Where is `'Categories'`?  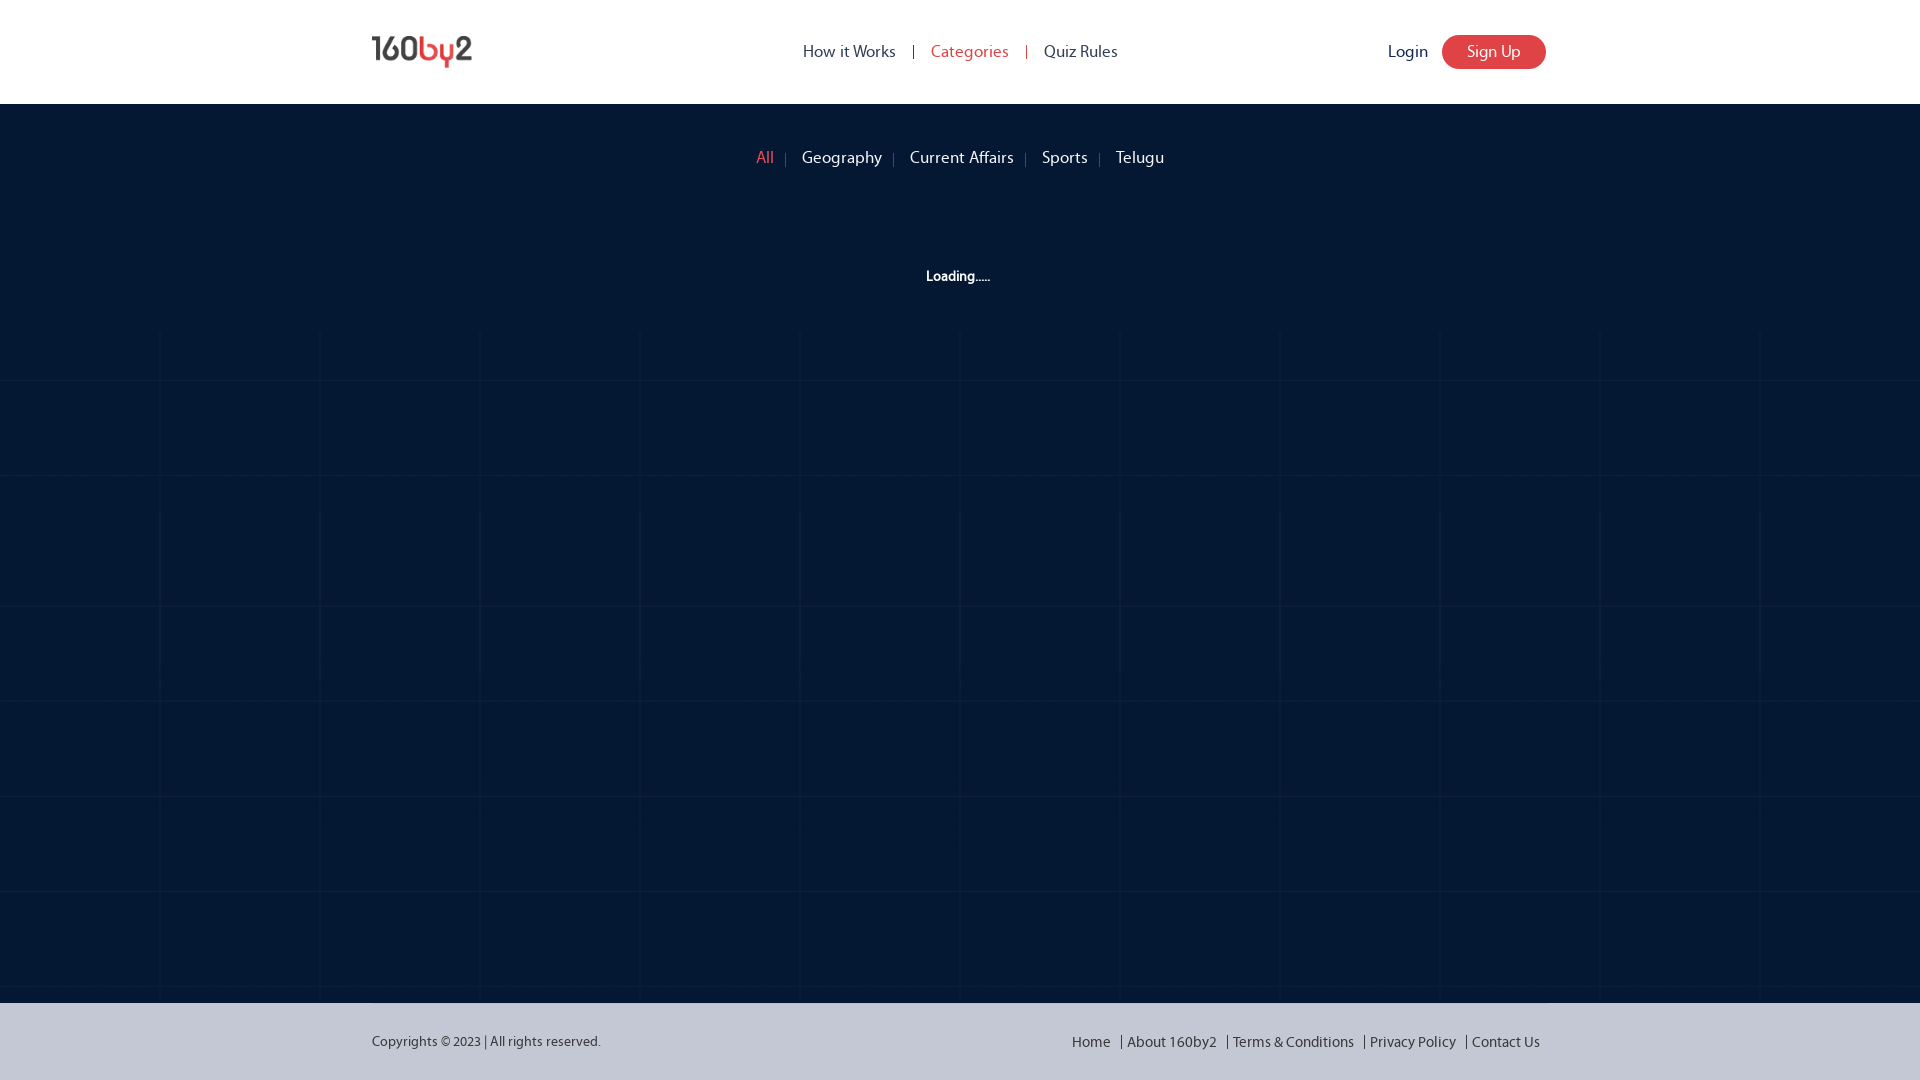 'Categories' is located at coordinates (929, 50).